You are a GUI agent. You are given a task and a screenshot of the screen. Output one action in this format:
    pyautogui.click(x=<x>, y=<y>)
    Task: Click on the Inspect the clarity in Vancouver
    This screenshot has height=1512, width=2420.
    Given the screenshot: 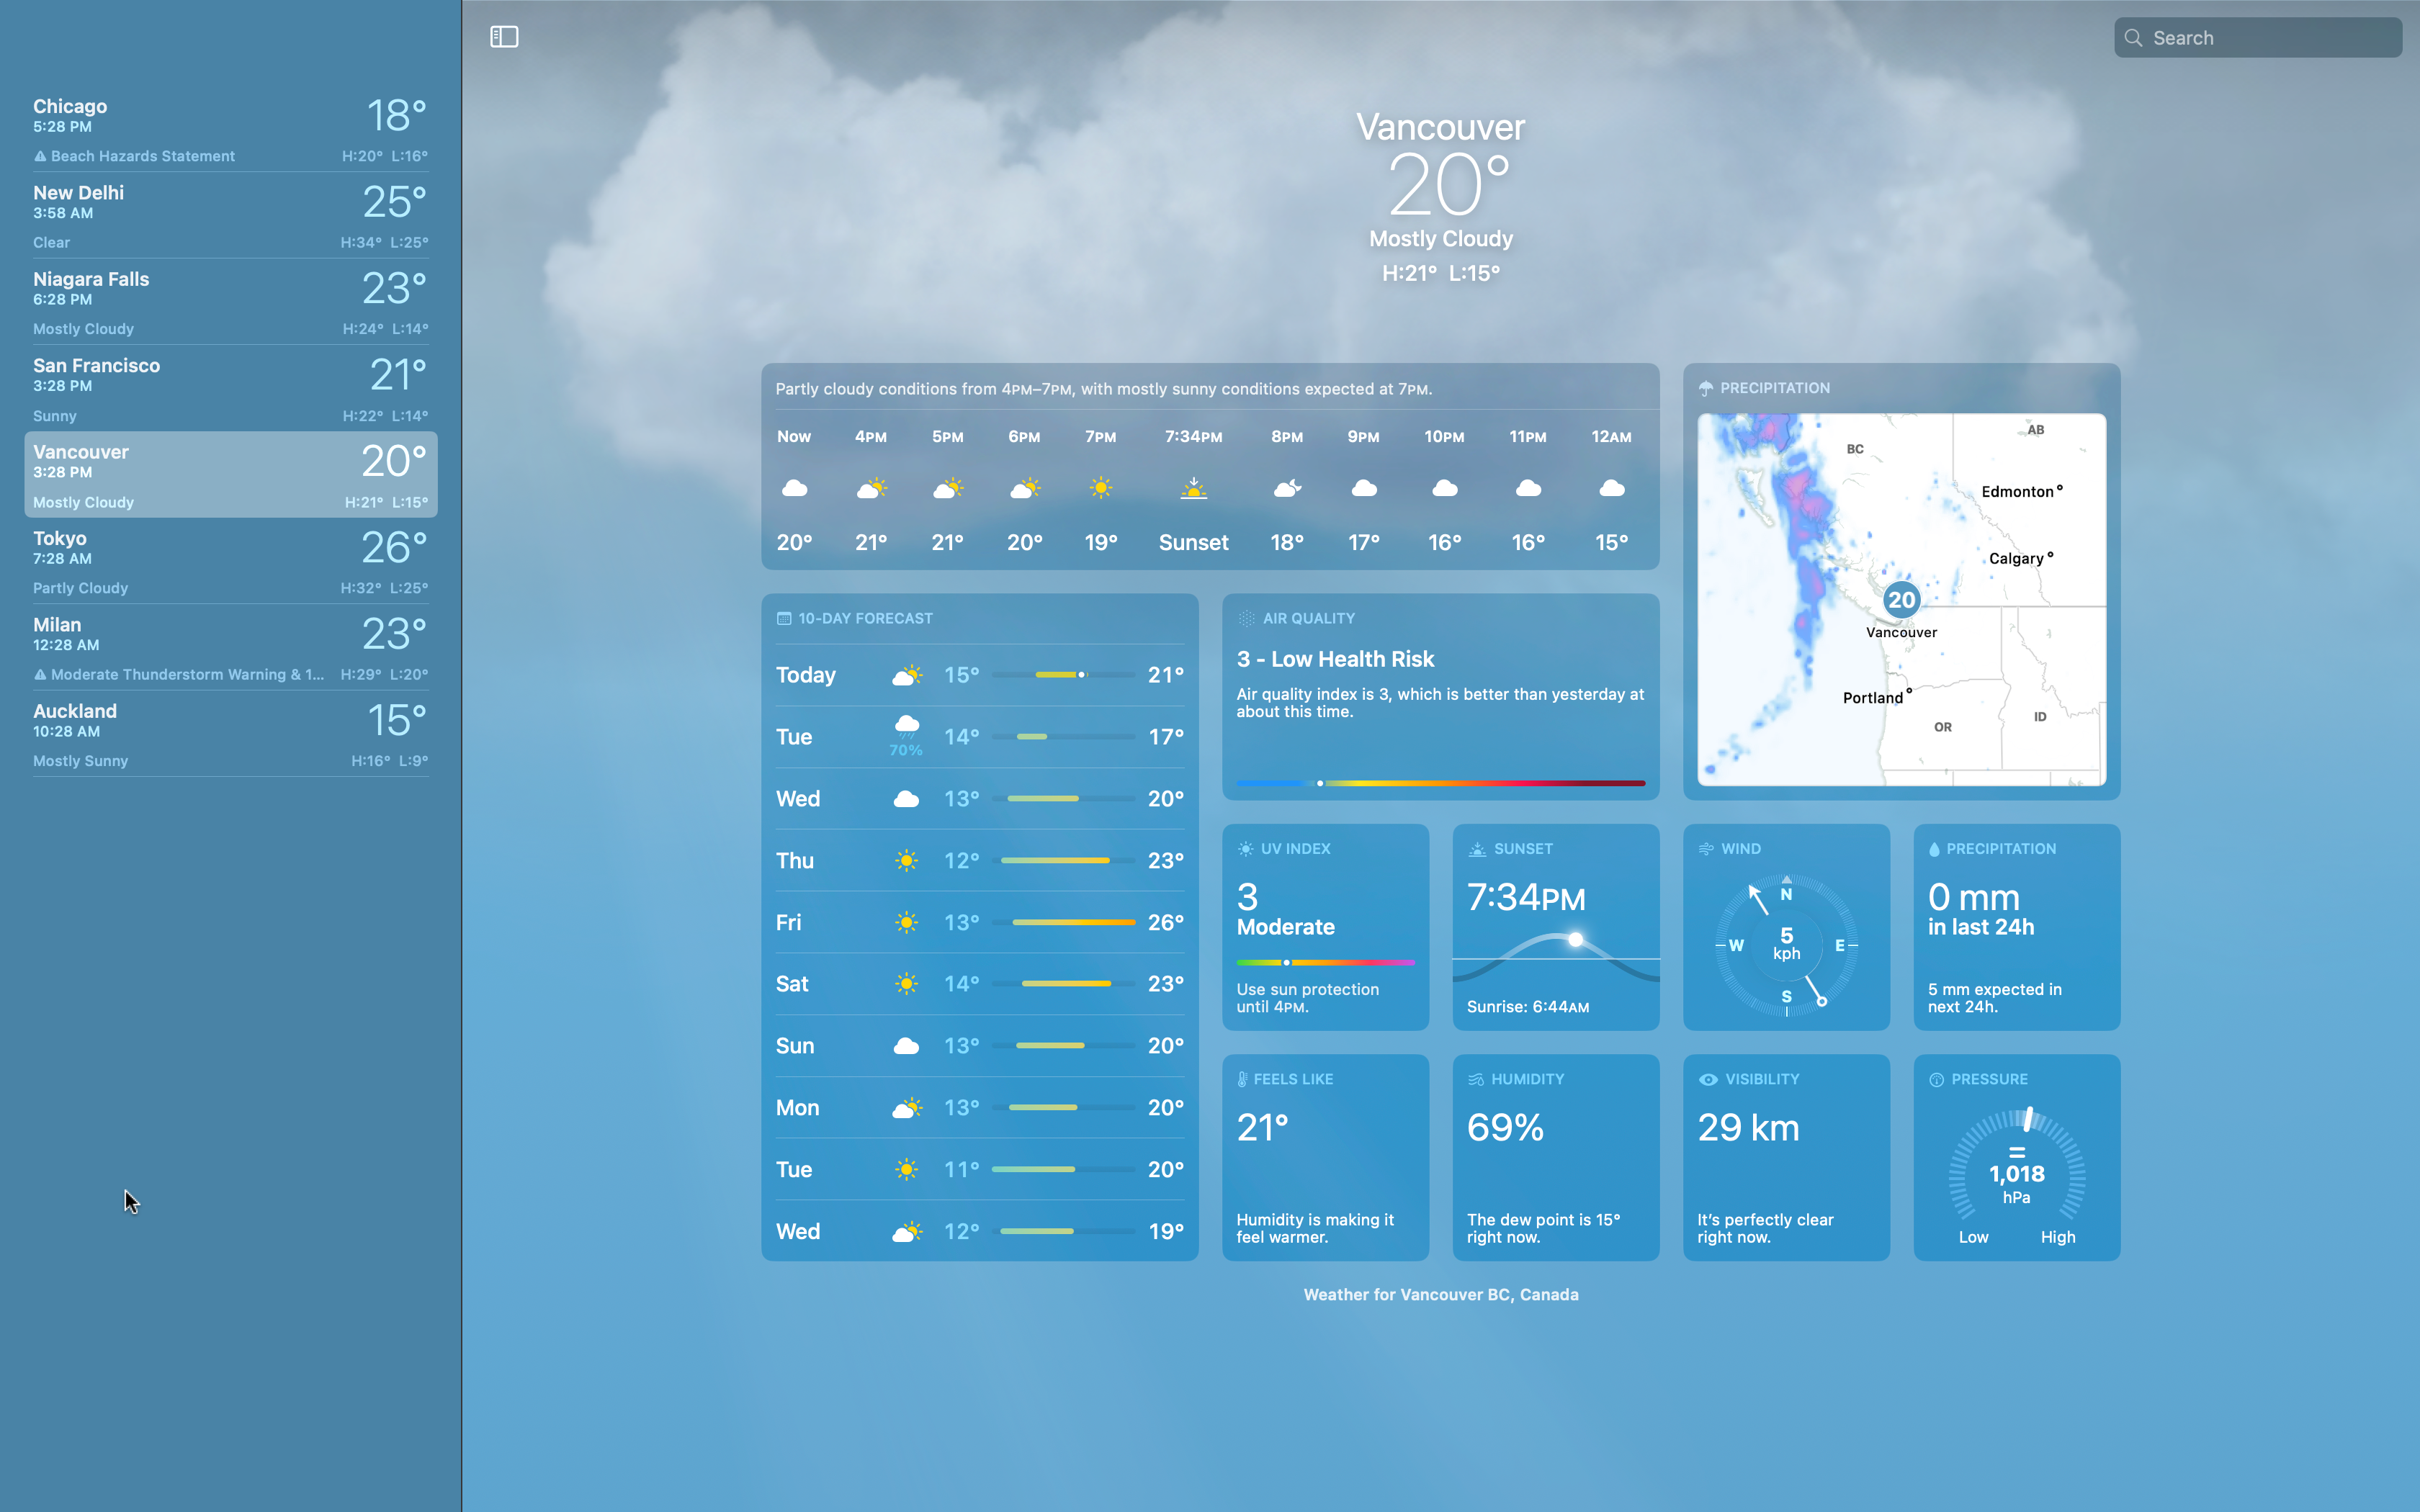 What is the action you would take?
    pyautogui.click(x=1785, y=1155)
    